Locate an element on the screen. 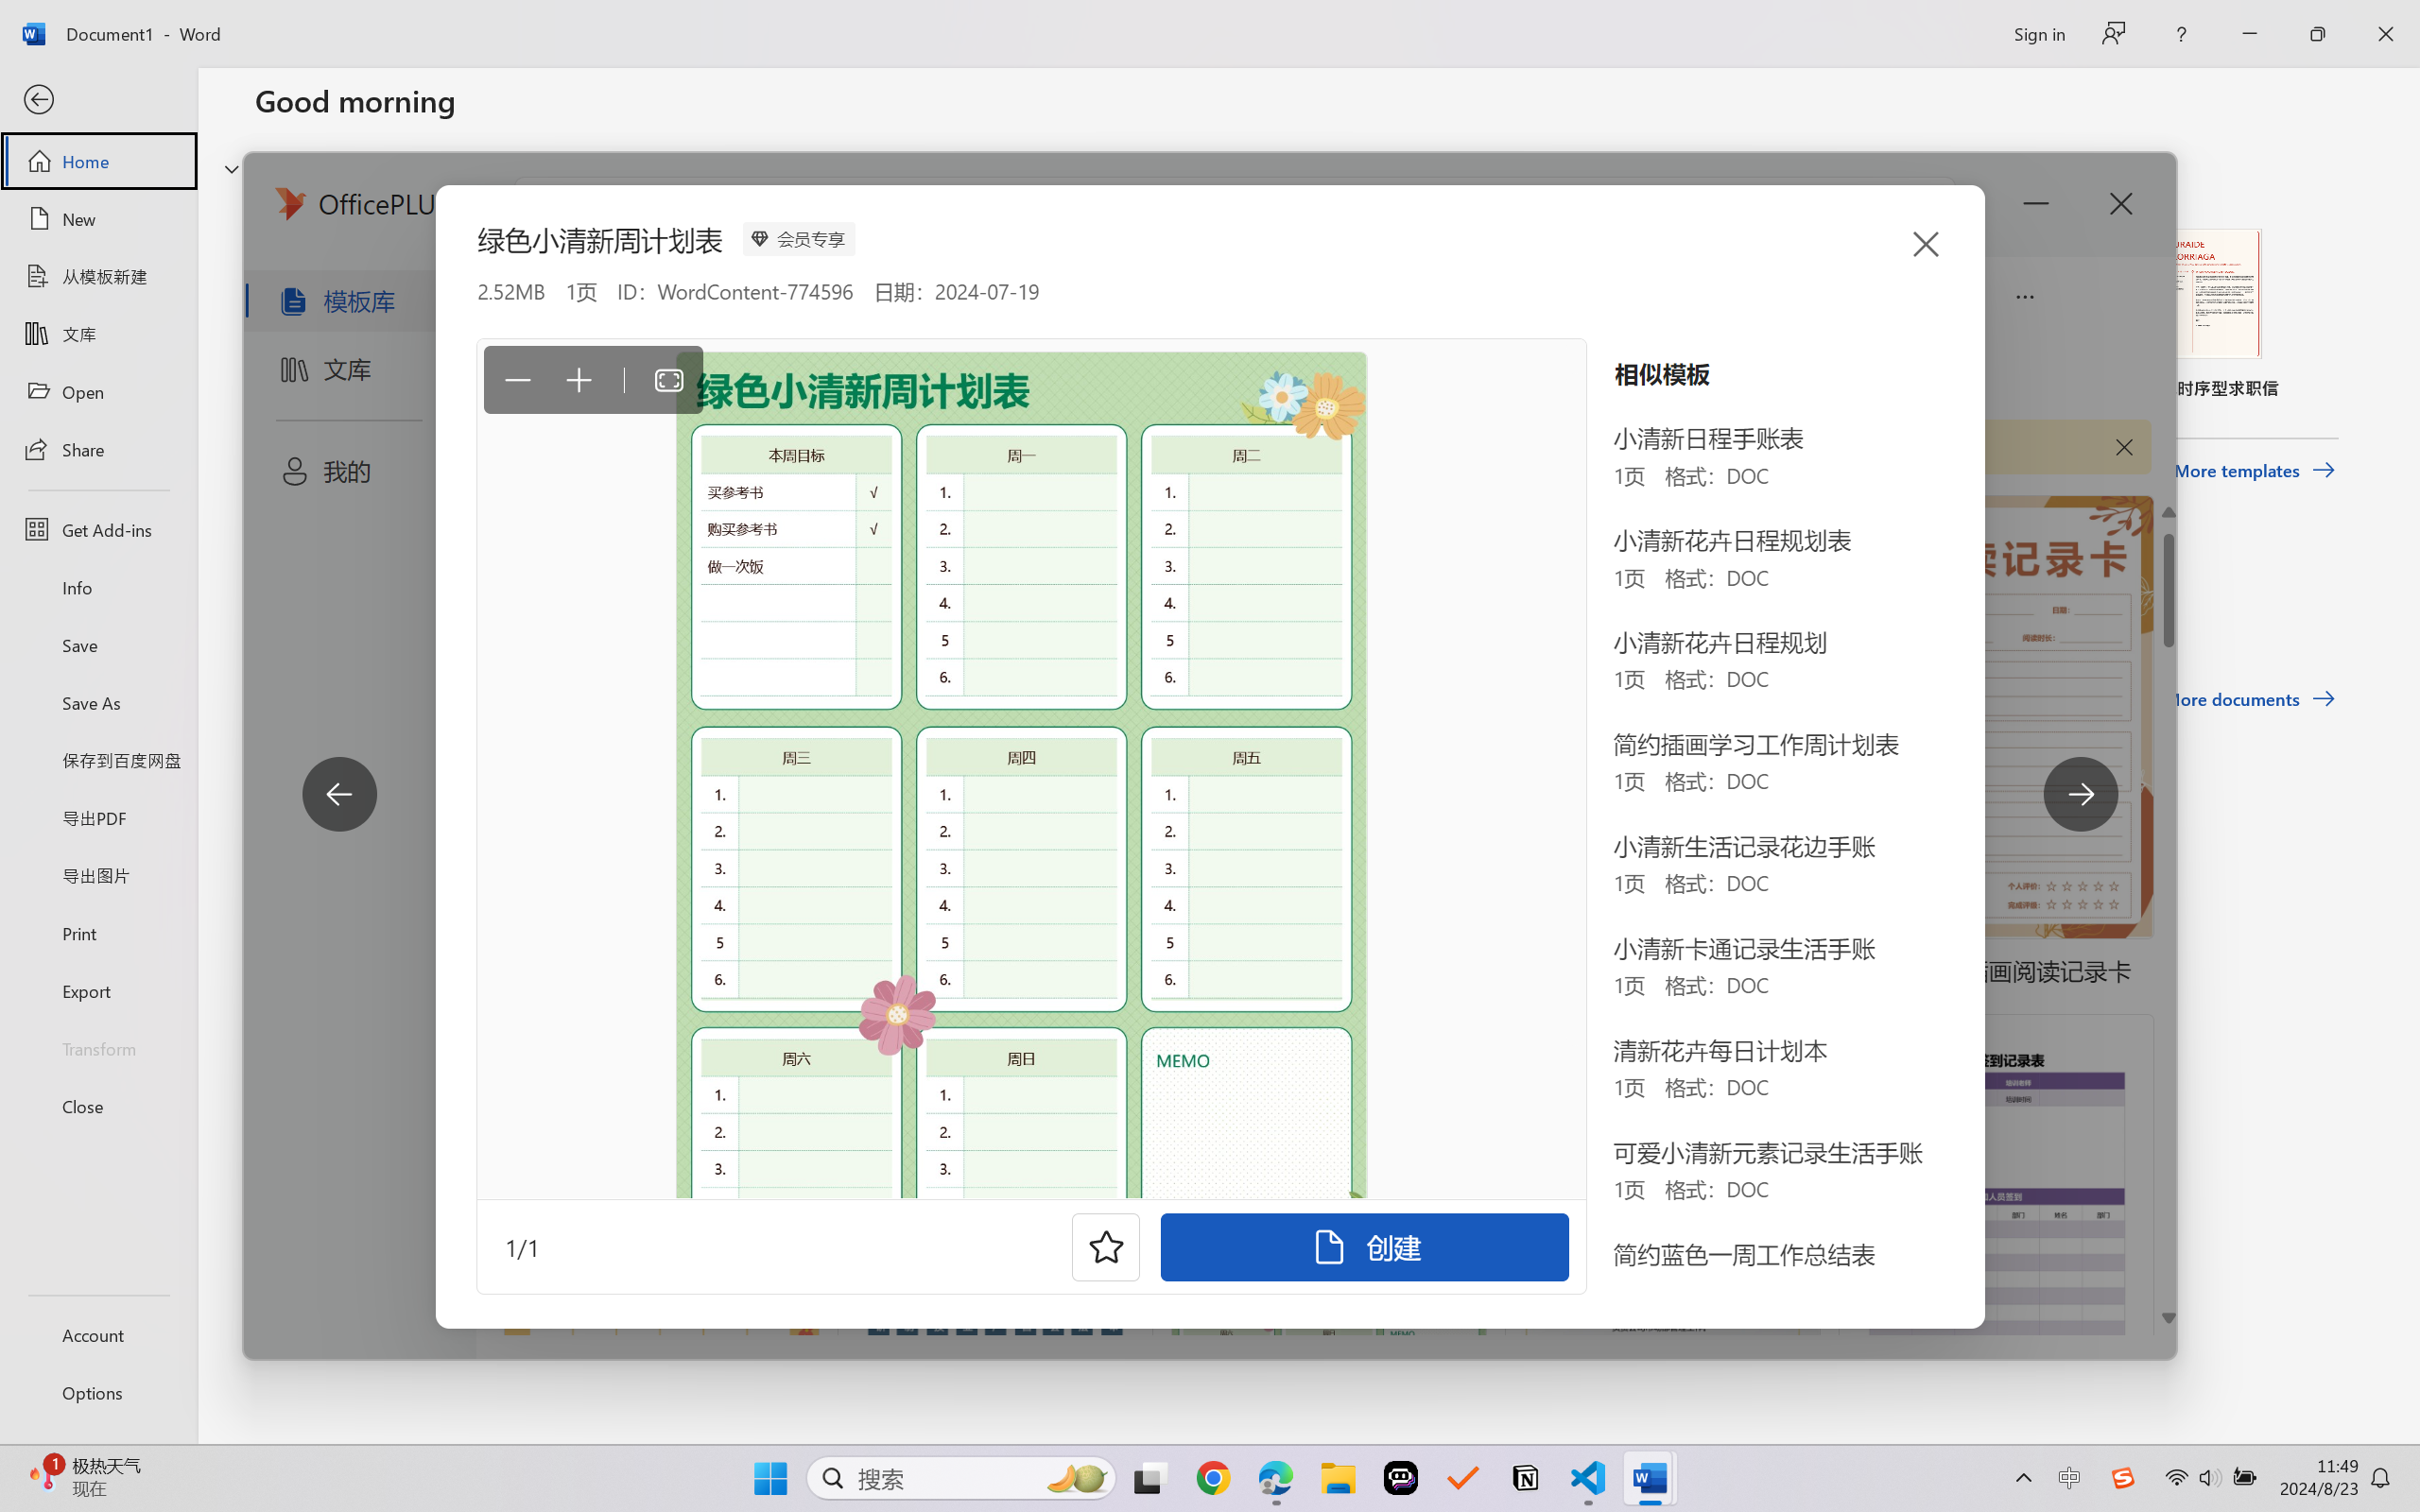 This screenshot has height=1512, width=2420. 'Back' is located at coordinates (97, 100).